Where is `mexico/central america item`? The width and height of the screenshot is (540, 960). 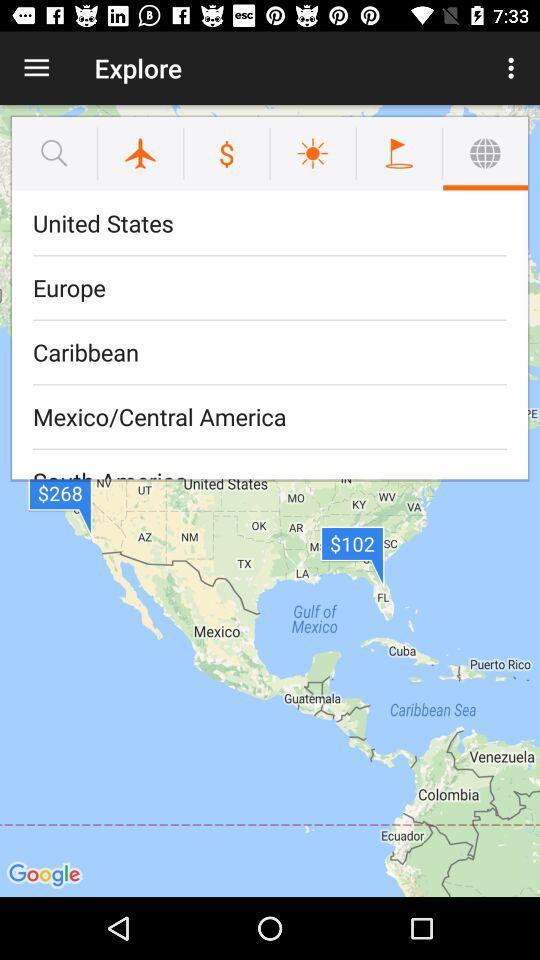 mexico/central america item is located at coordinates (270, 416).